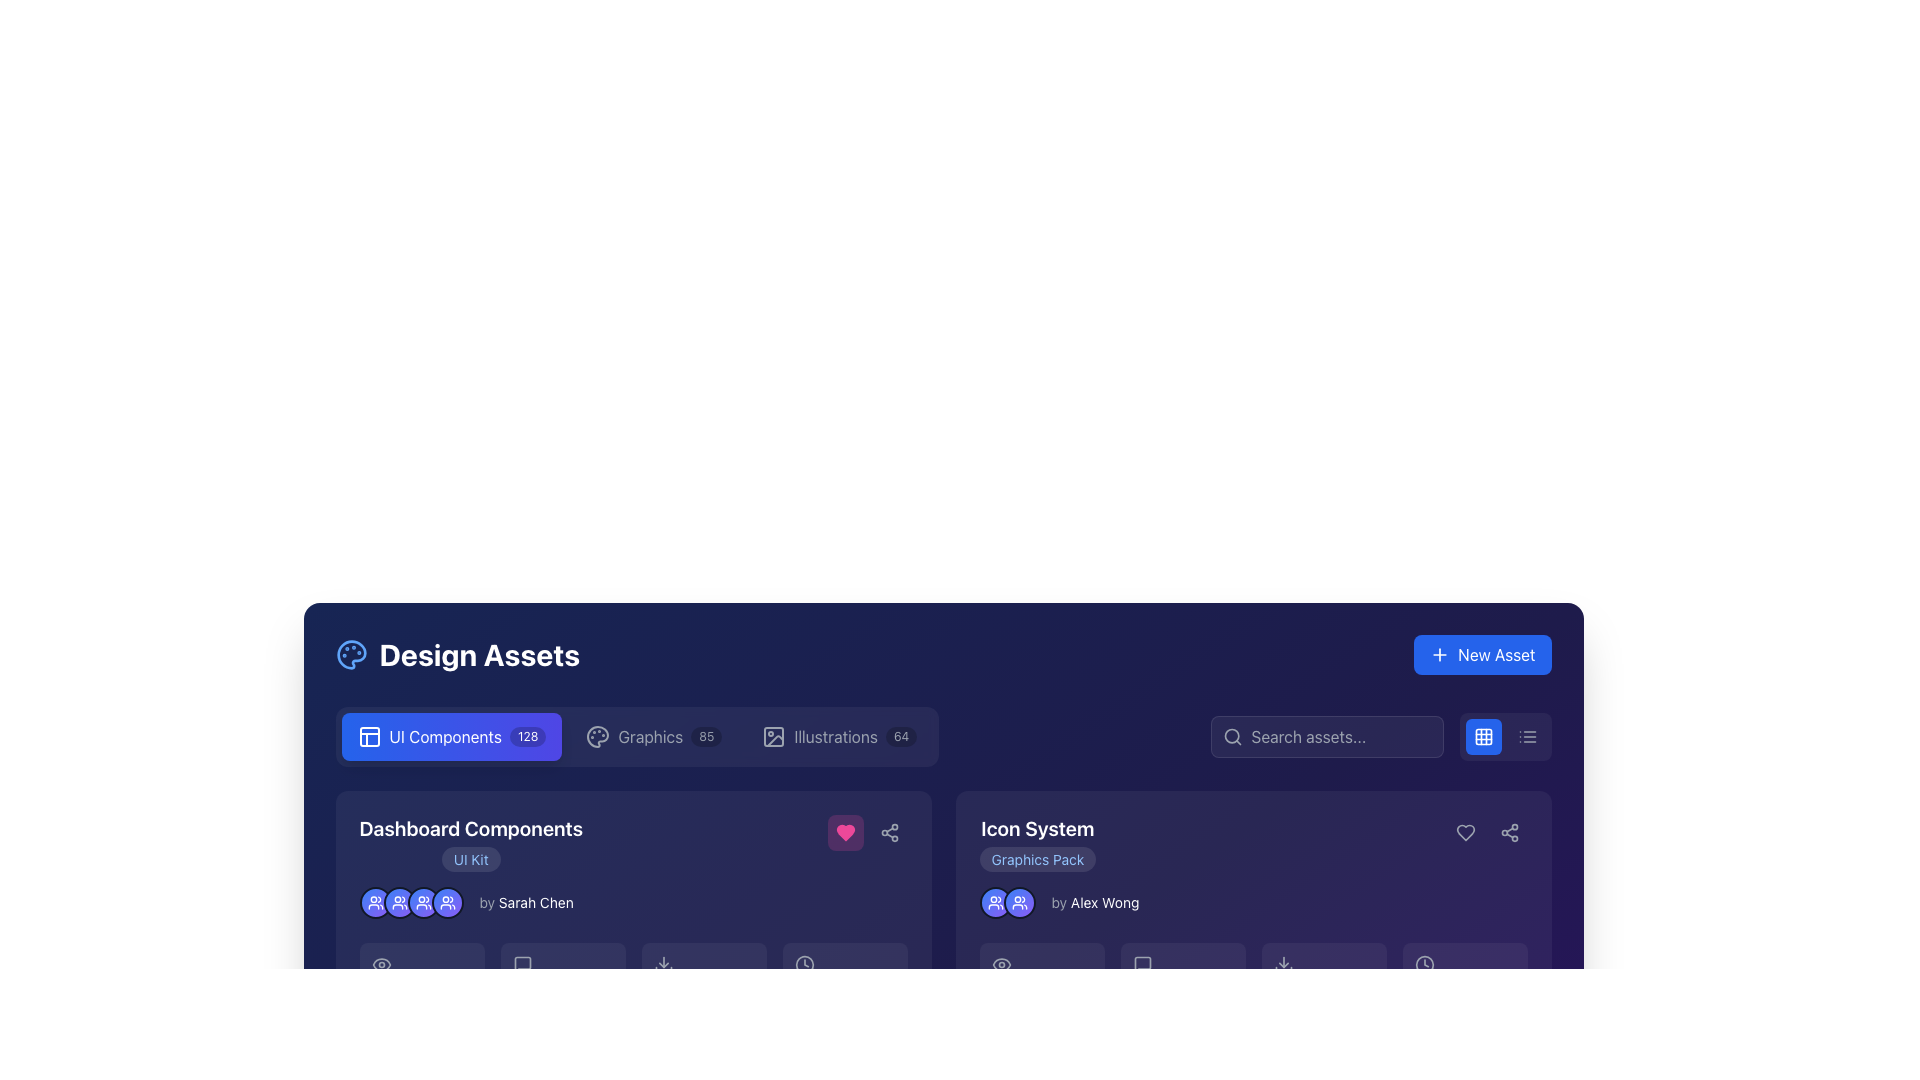 The height and width of the screenshot is (1080, 1920). Describe the element at coordinates (1104, 902) in the screenshot. I see `text 'Alex Wong' which is displayed in white font on a dark blue background, located near the bottom-right section of the card titled 'Icon System'` at that location.